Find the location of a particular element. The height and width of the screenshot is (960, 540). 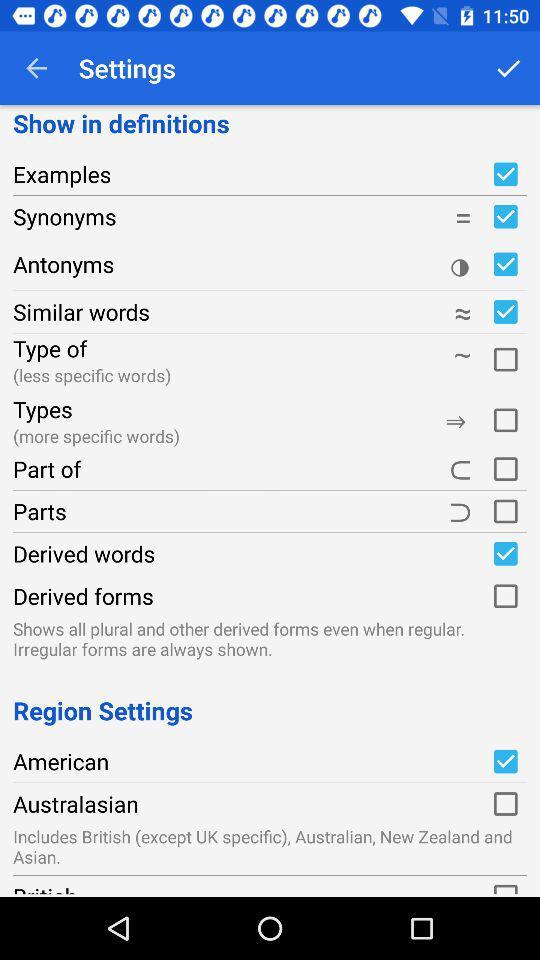

type of is located at coordinates (504, 357).